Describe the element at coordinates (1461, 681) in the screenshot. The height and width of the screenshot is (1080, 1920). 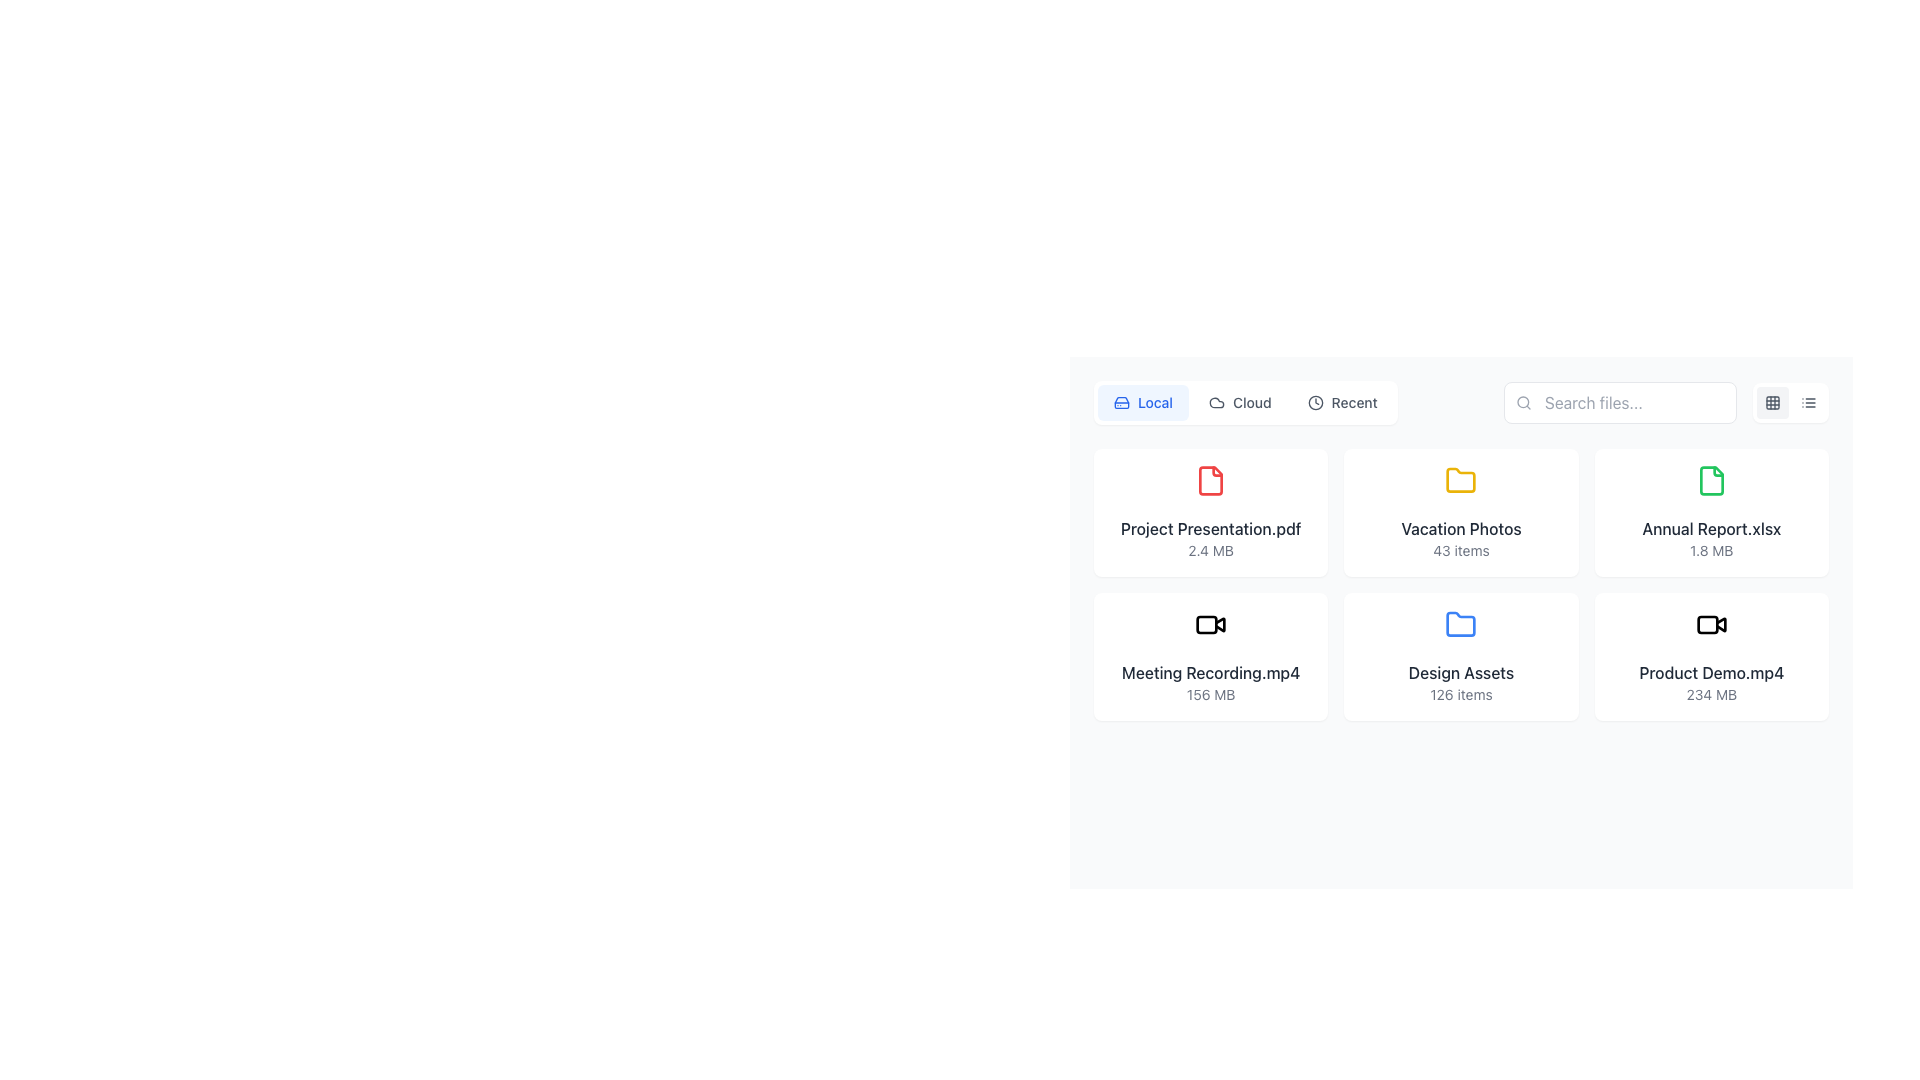
I see `the text label and information display for the folder named 'Design Assets', which is centrally` at that location.